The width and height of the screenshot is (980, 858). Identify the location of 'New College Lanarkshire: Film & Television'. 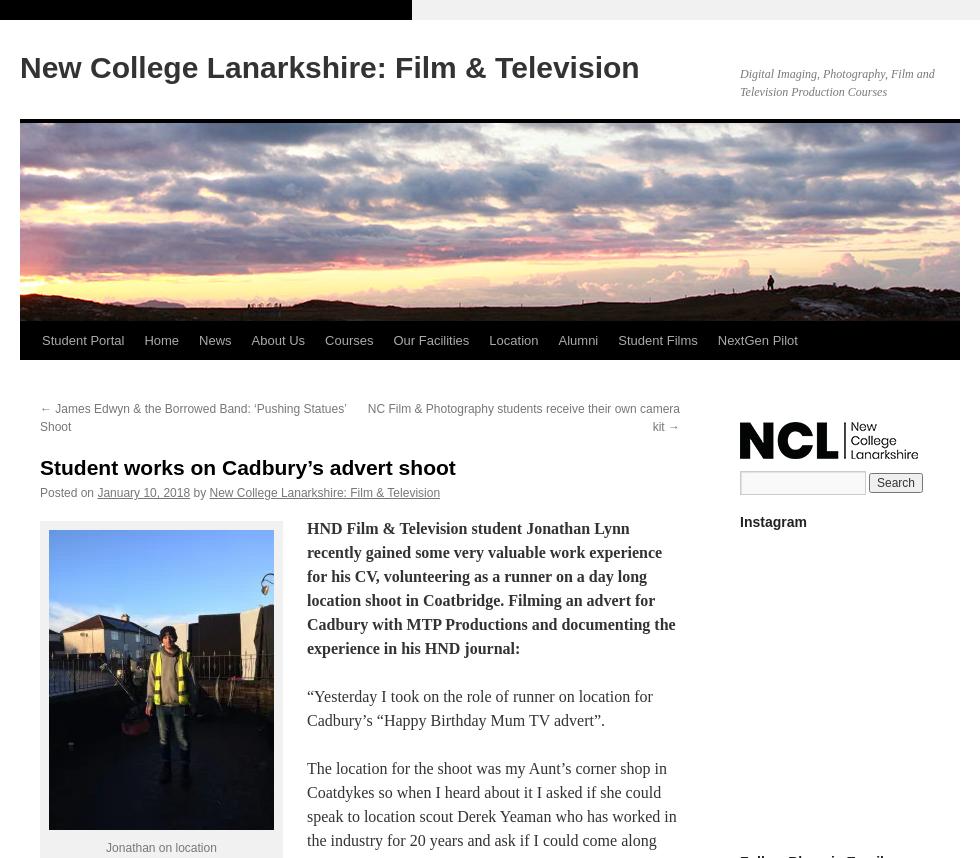
(209, 492).